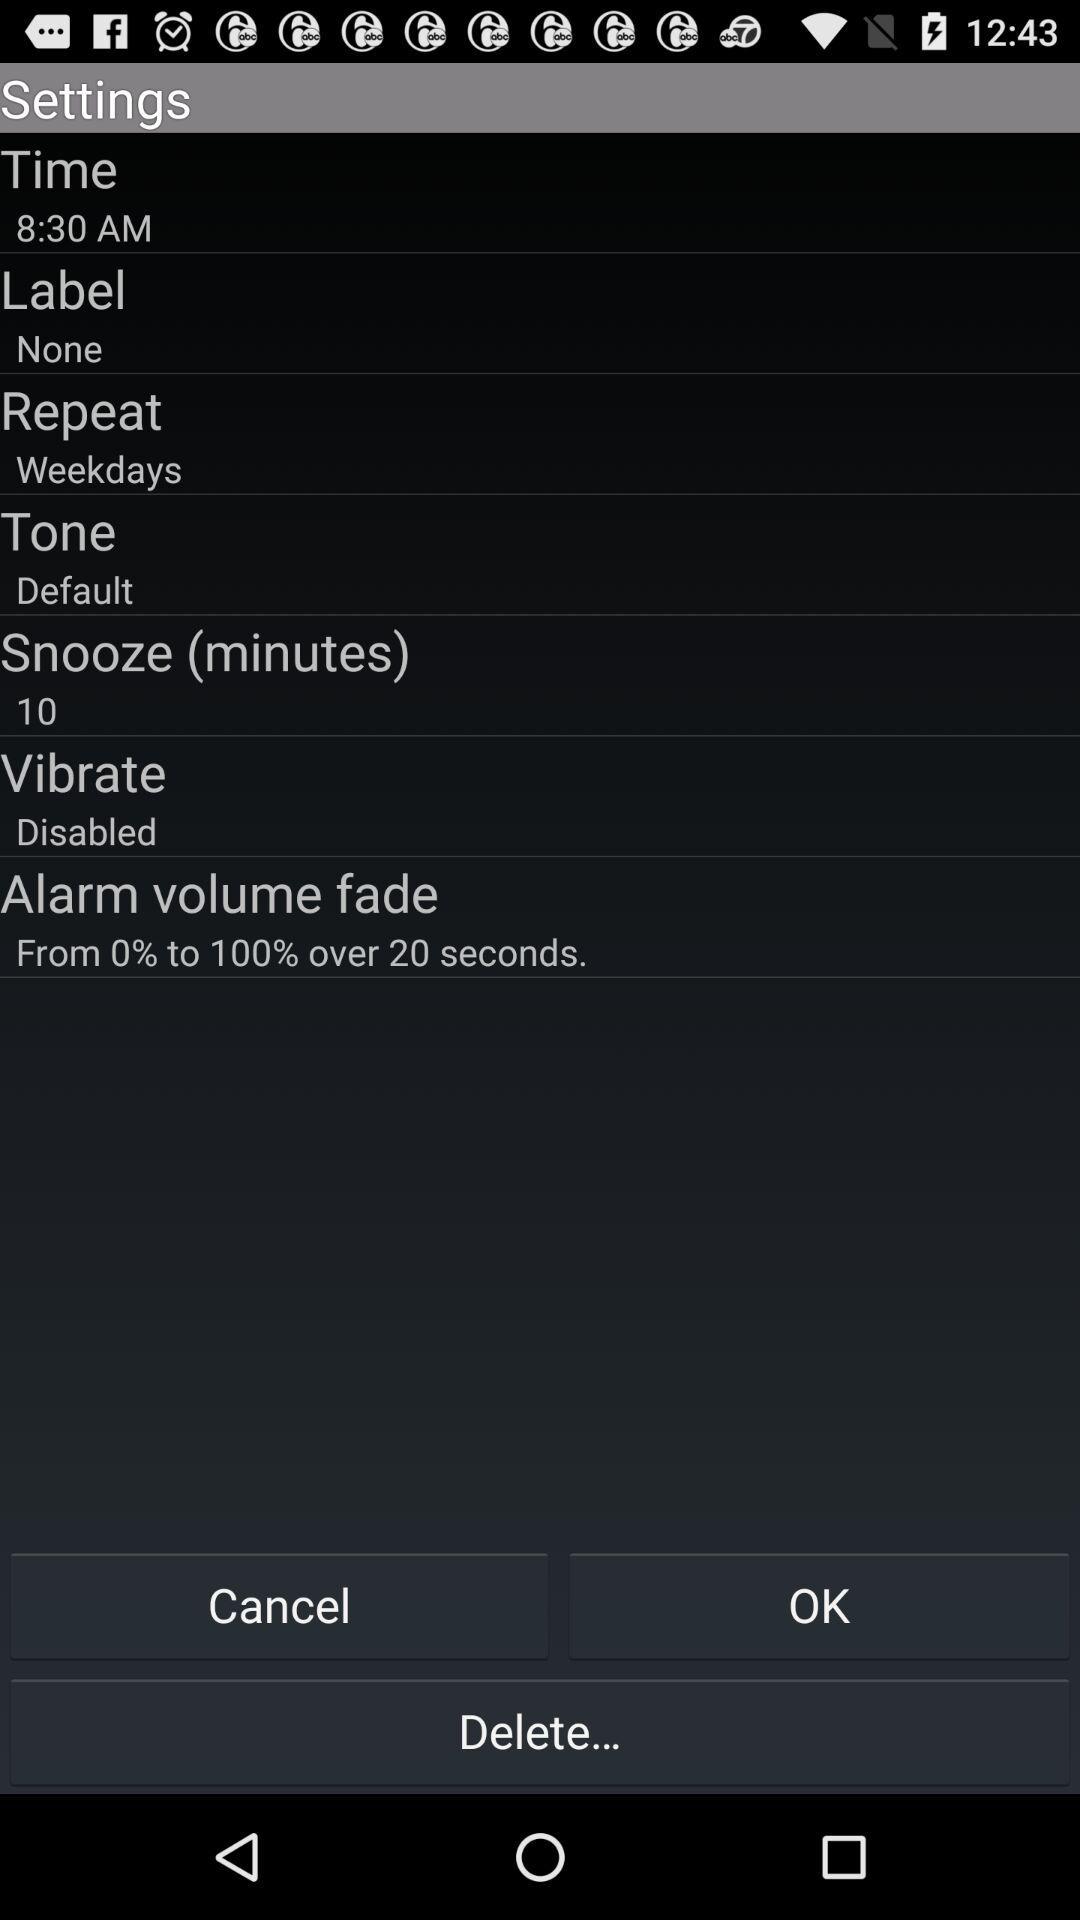  What do you see at coordinates (540, 408) in the screenshot?
I see `the item below none item` at bounding box center [540, 408].